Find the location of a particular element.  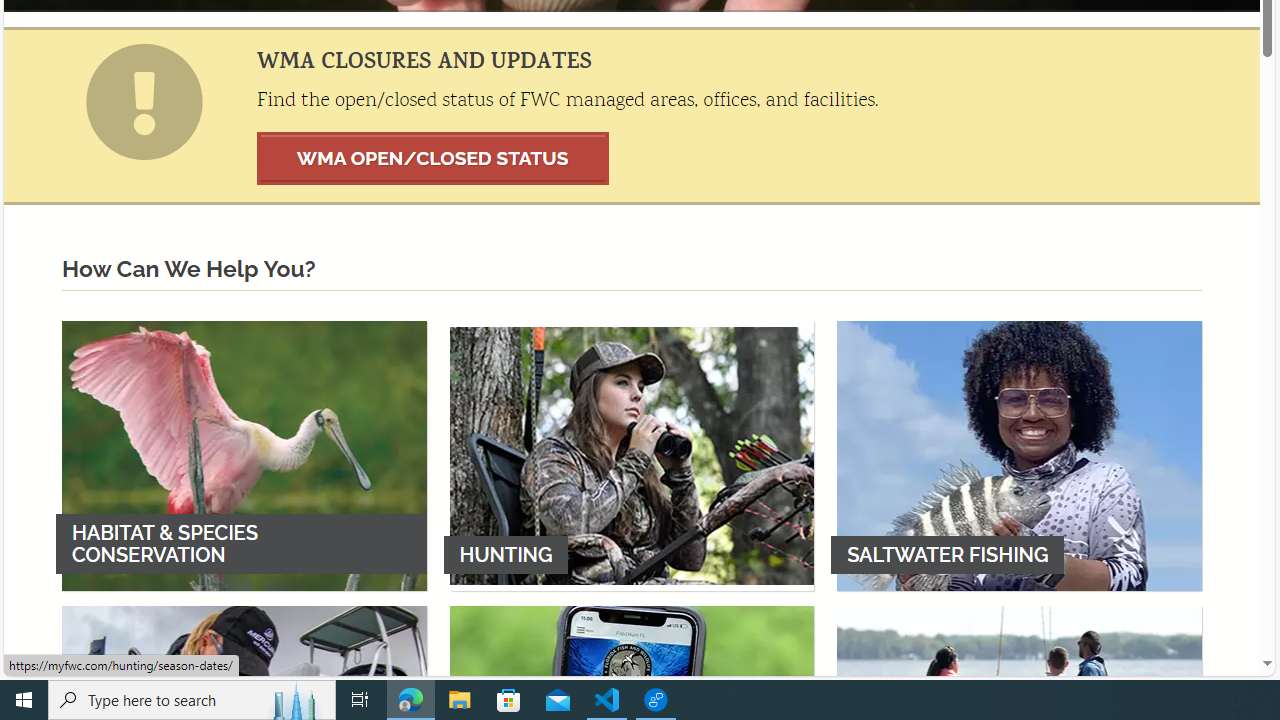

'HABITAT & SPECIES CONSERVATION' is located at coordinates (243, 455).